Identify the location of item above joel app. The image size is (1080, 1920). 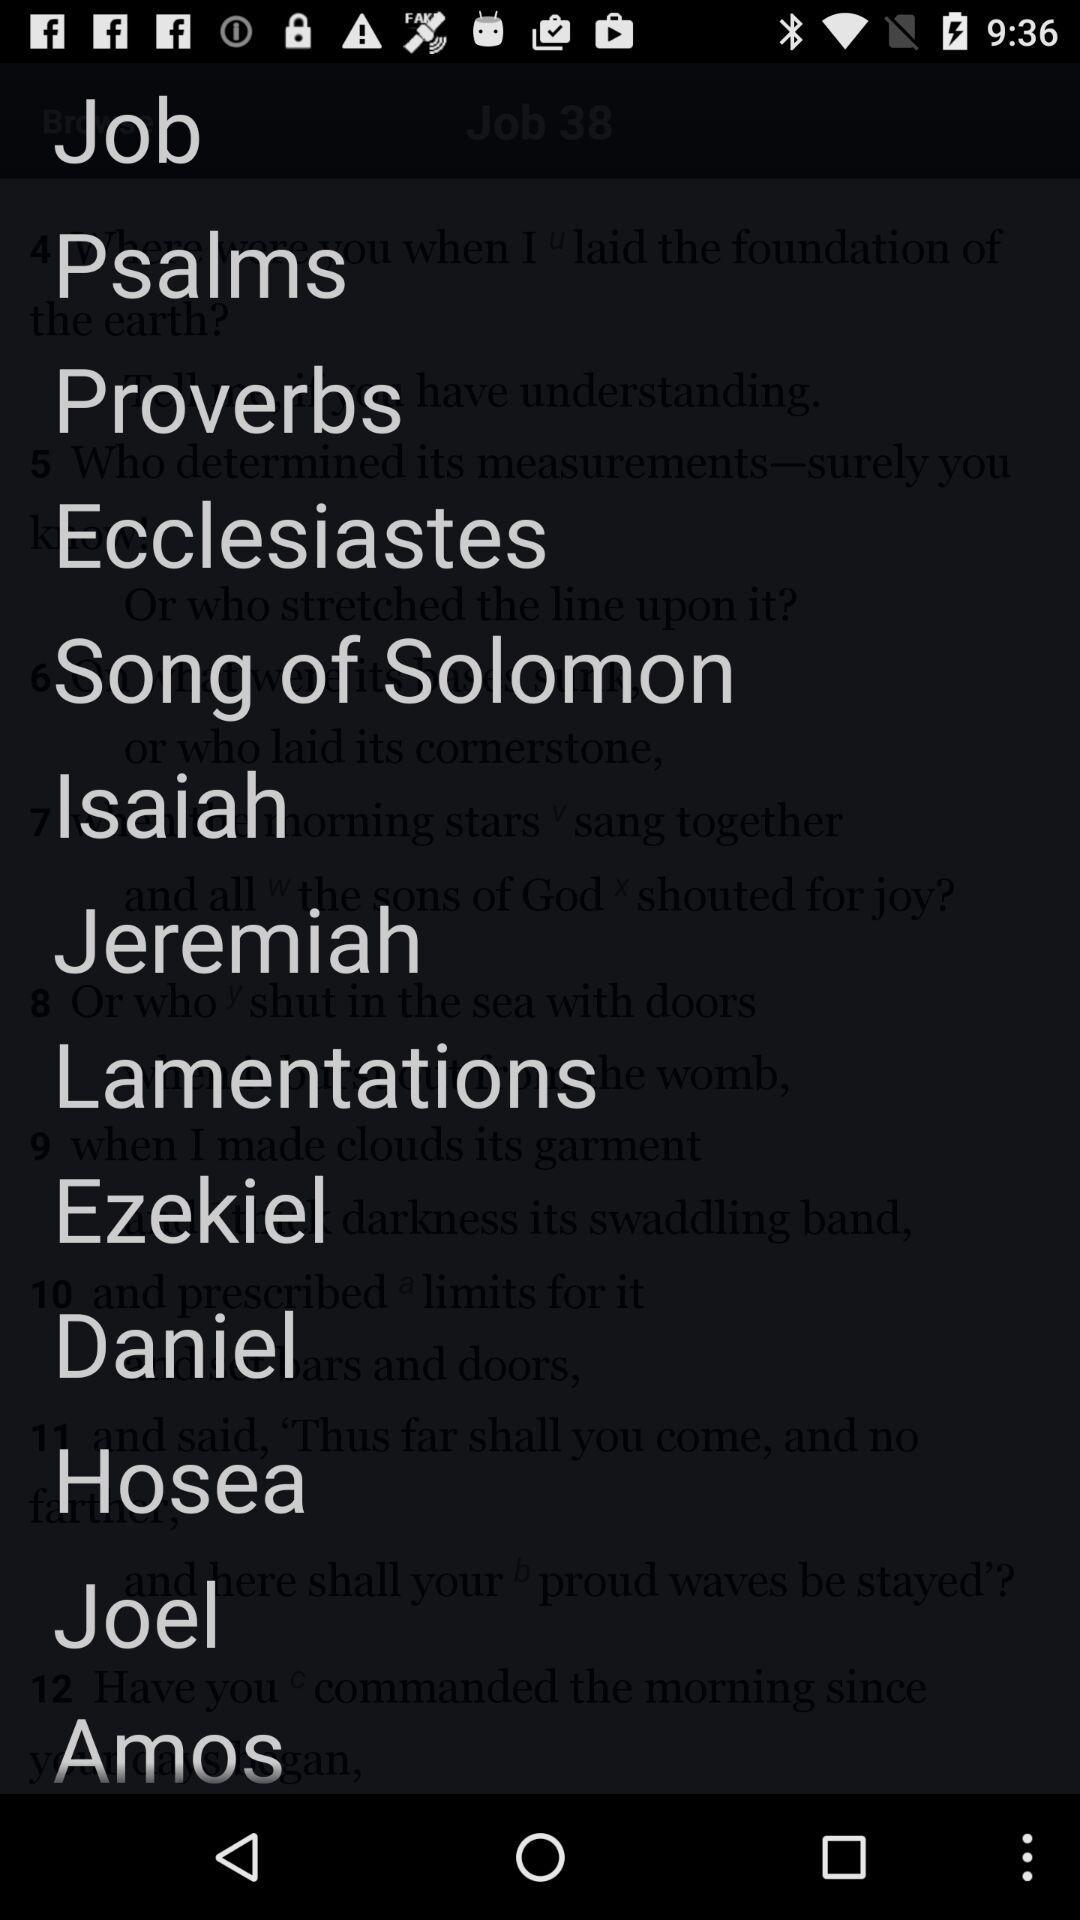
(153, 1477).